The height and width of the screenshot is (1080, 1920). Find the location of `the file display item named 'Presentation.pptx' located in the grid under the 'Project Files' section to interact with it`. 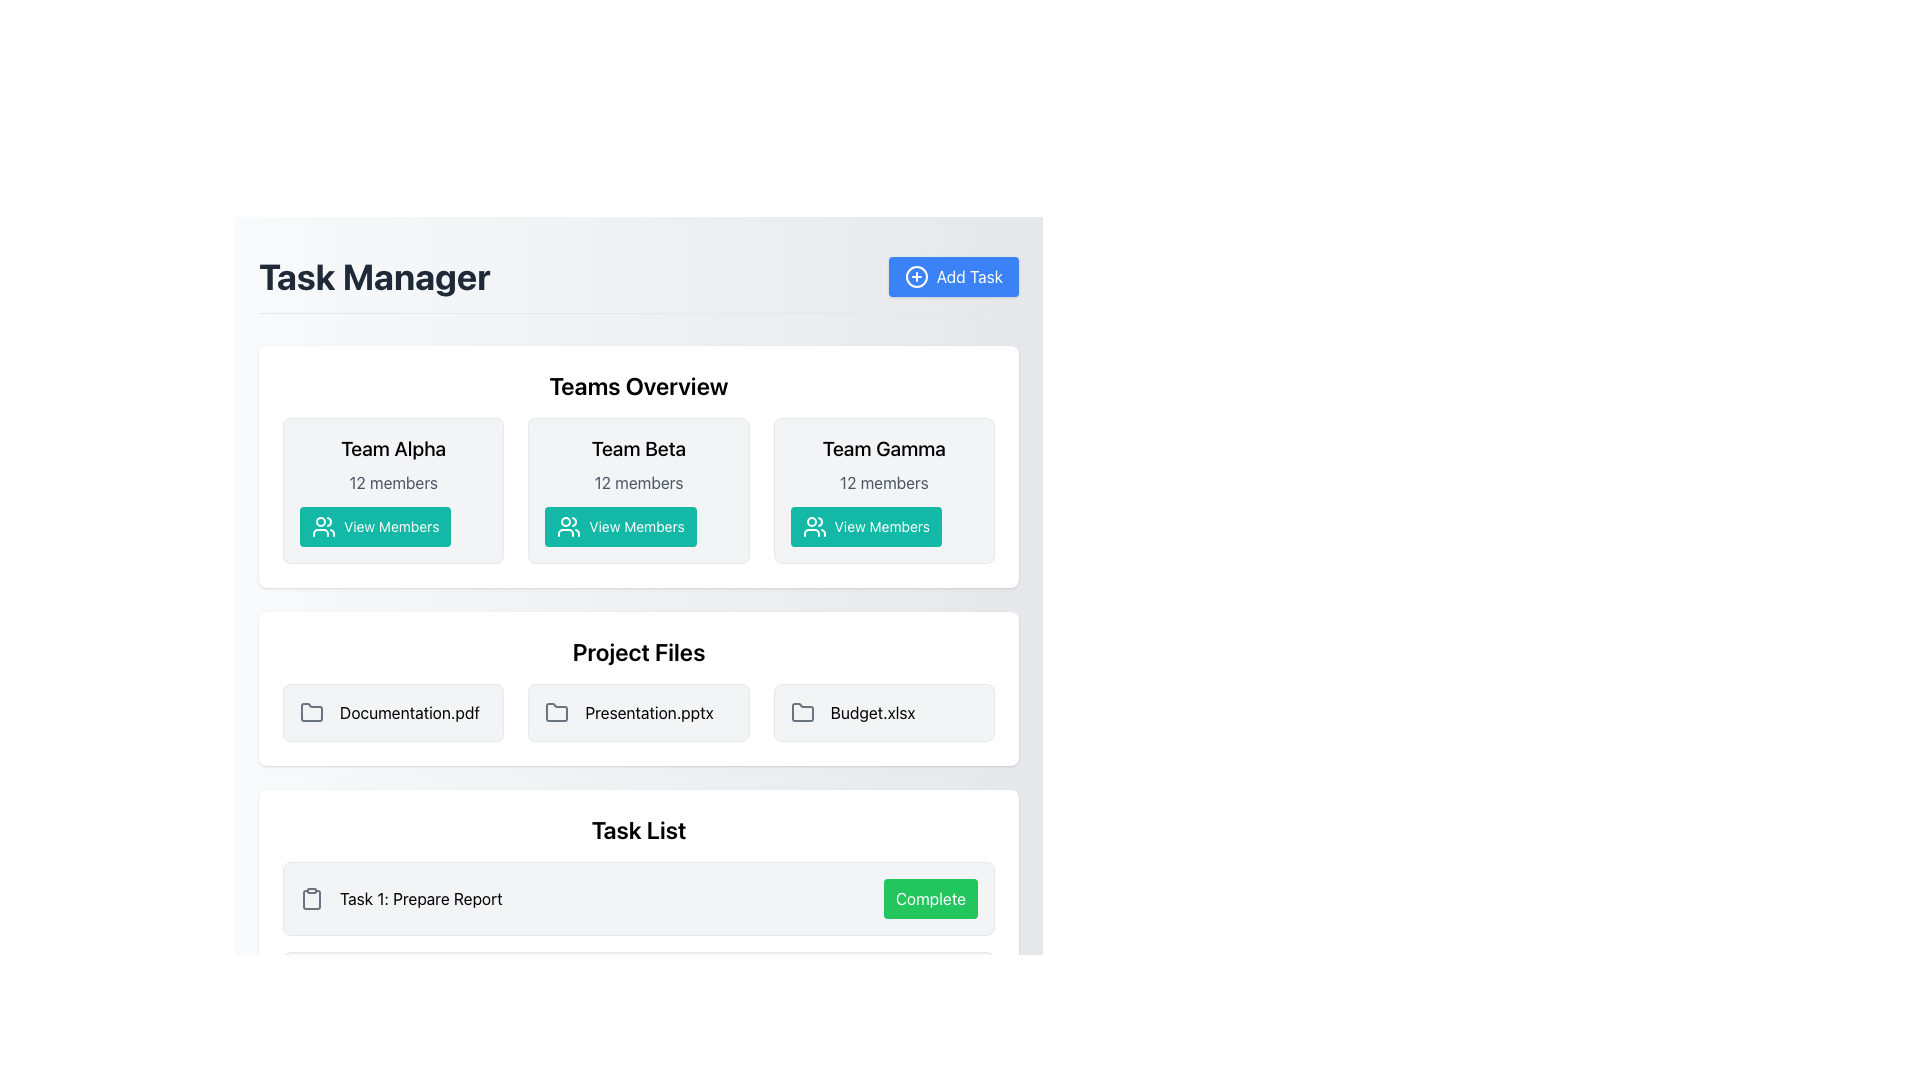

the file display item named 'Presentation.pptx' located in the grid under the 'Project Files' section to interact with it is located at coordinates (637, 712).